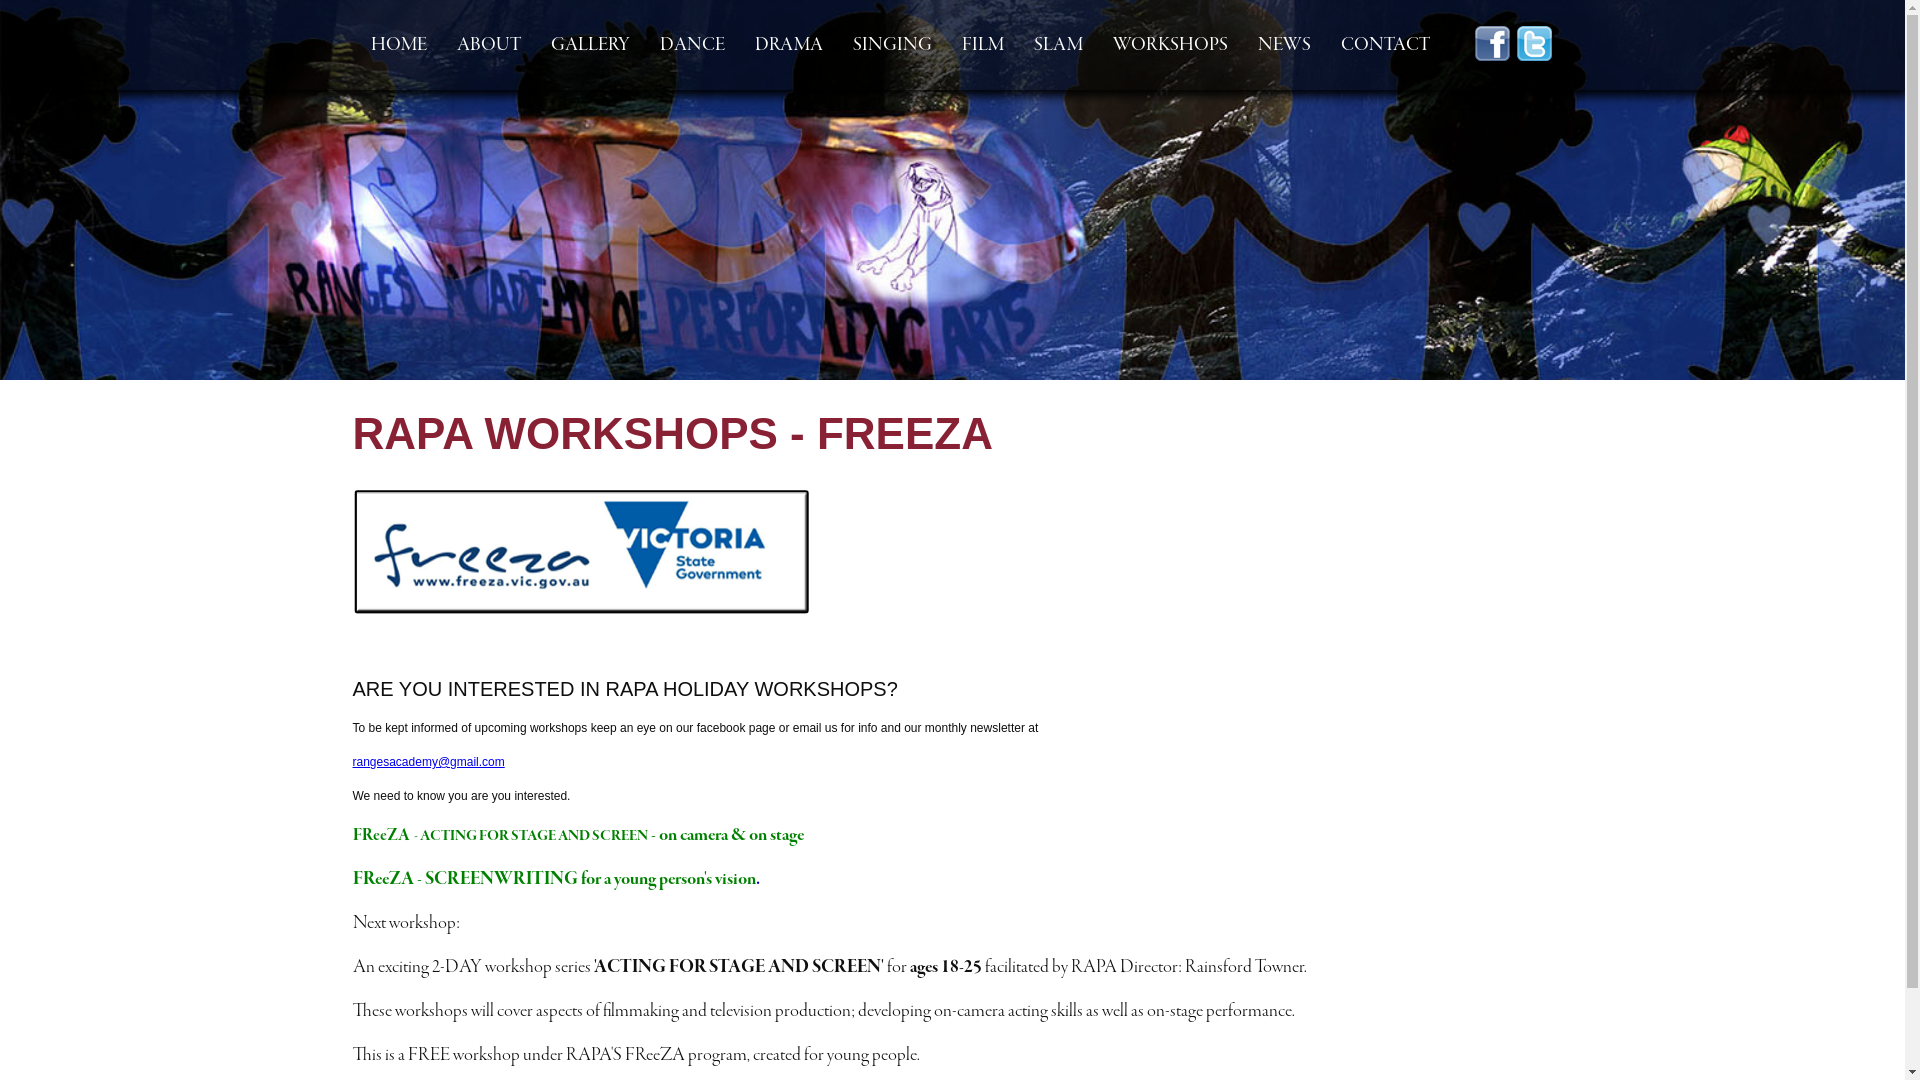  What do you see at coordinates (398, 45) in the screenshot?
I see `'HOME'` at bounding box center [398, 45].